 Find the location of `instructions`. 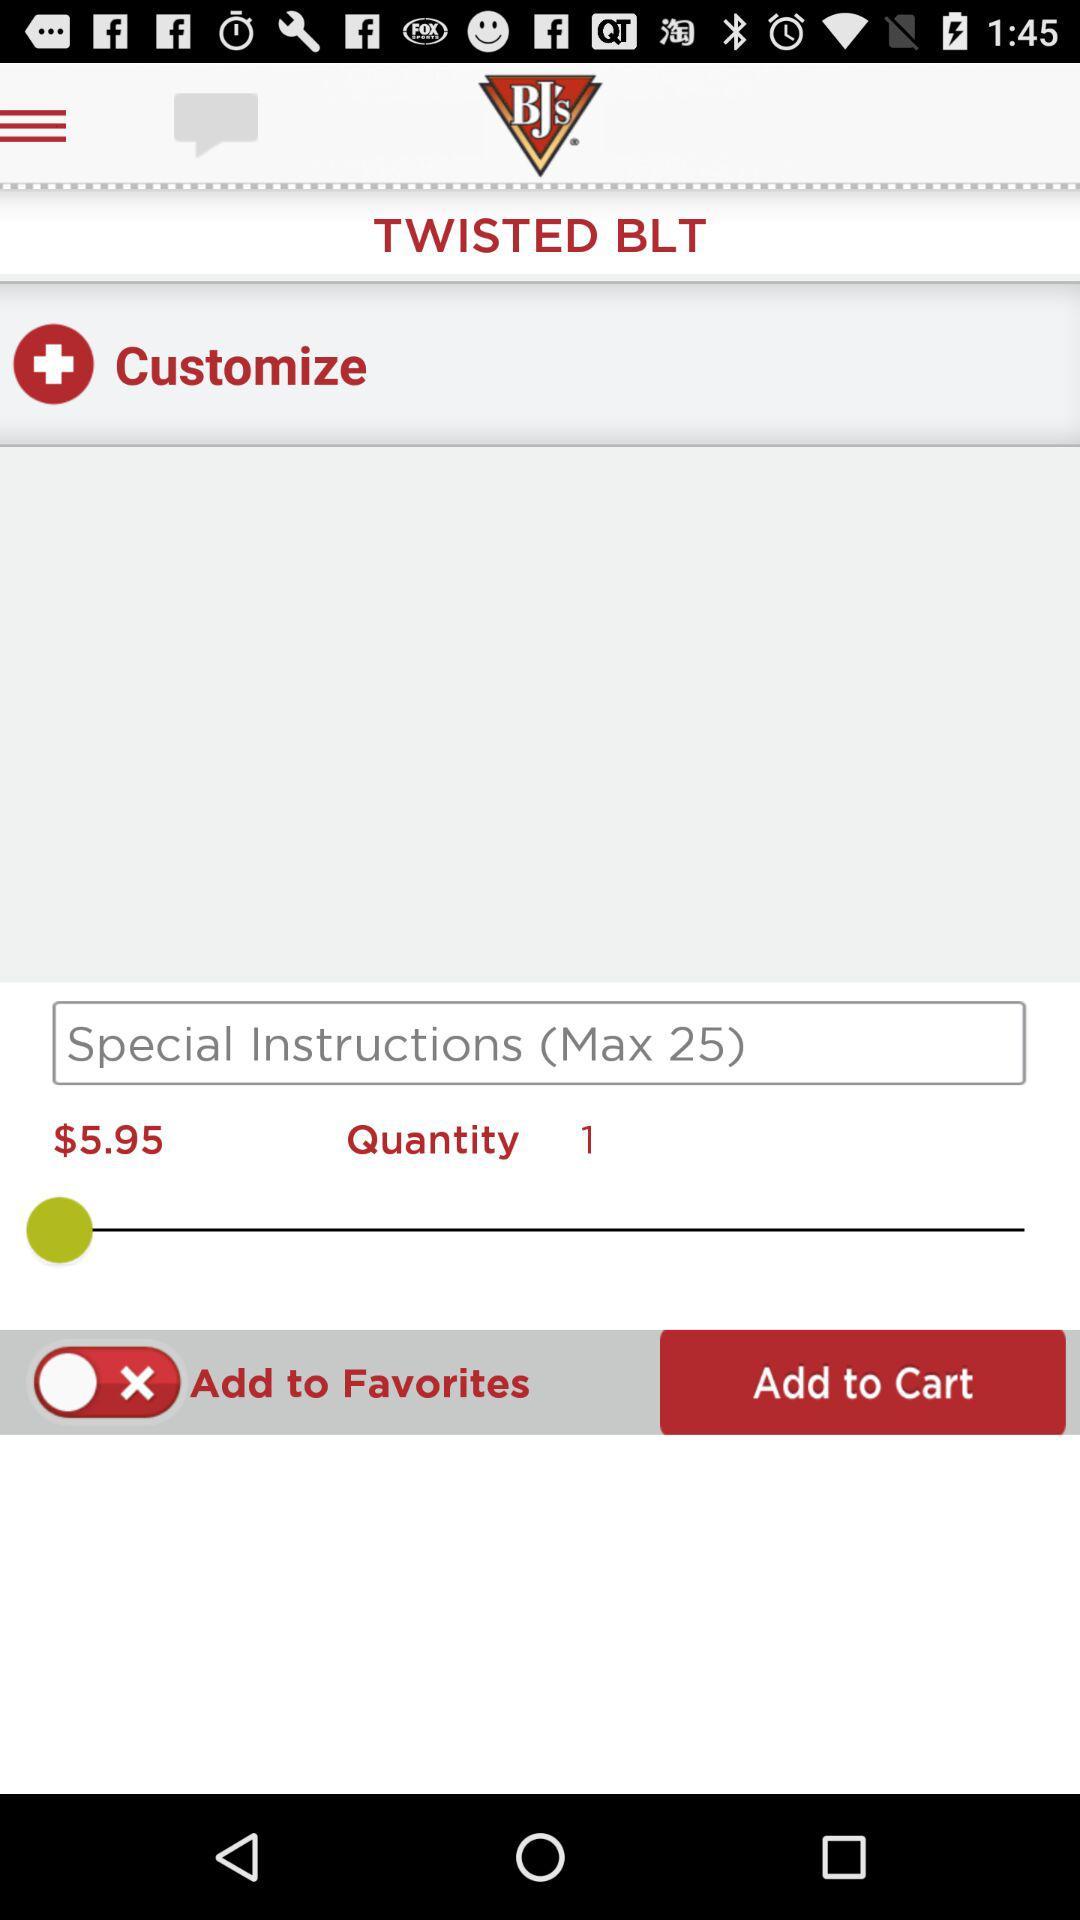

instructions is located at coordinates (540, 1042).